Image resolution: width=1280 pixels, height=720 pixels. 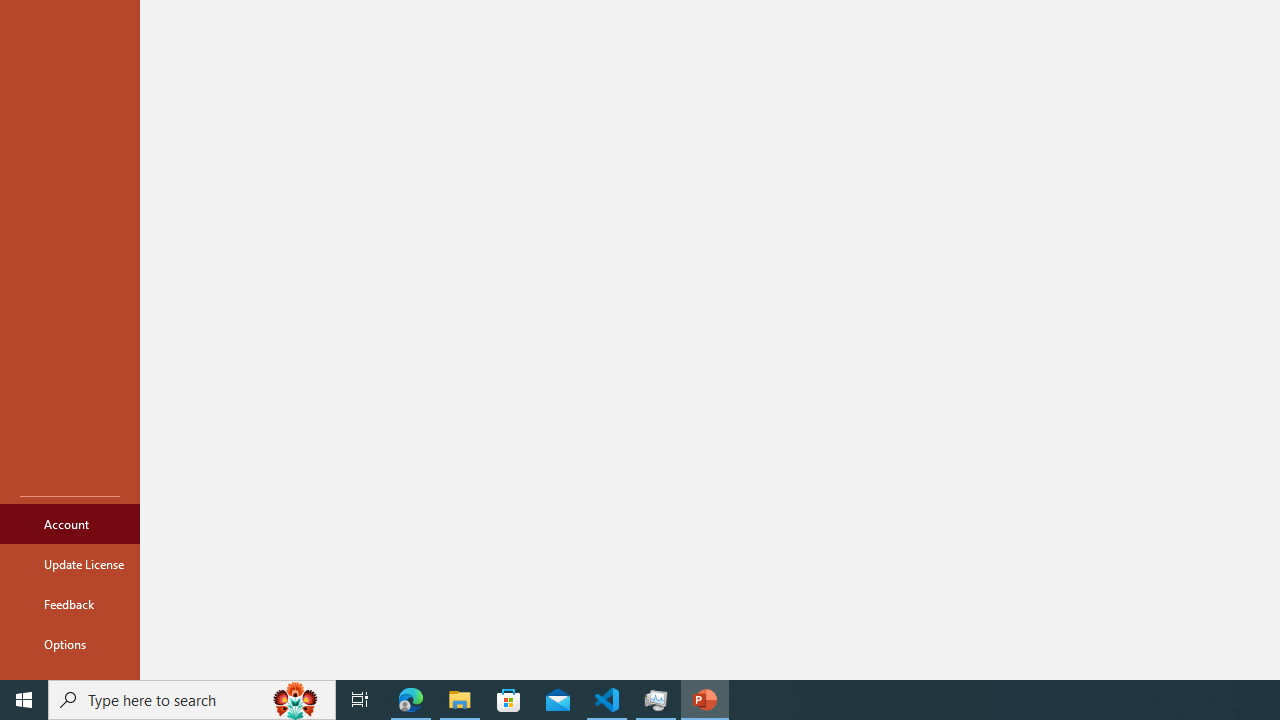 What do you see at coordinates (69, 644) in the screenshot?
I see `'Options'` at bounding box center [69, 644].